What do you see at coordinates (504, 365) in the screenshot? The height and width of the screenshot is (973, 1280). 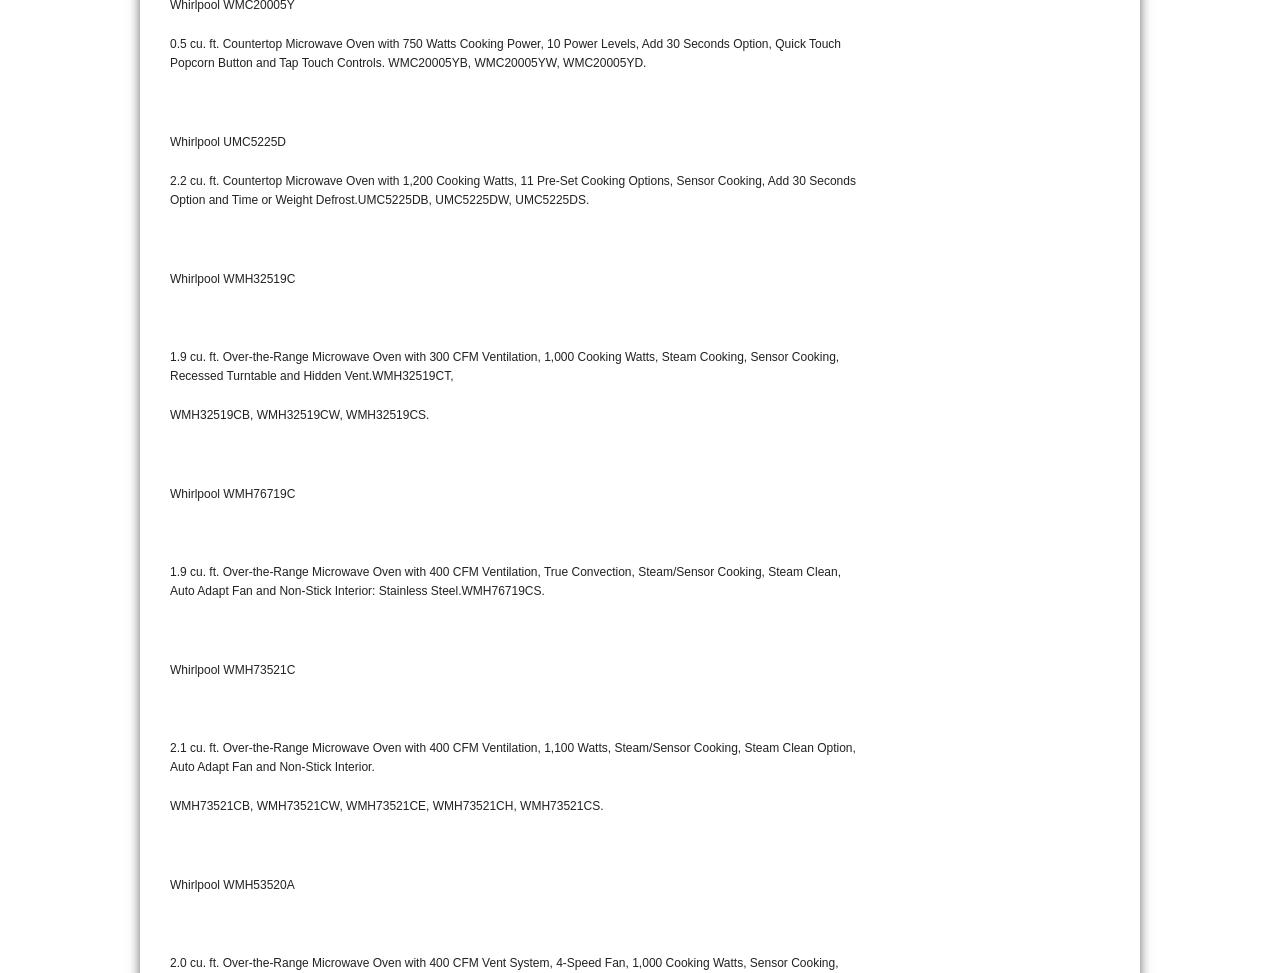 I see `'1.9 cu. ft. Over-the-Range Microwave Oven with 300 CFM Ventilation, 1,000 Cooking Watts, Steam Cooking, Sensor Cooking, Recessed Turntable and Hidden Vent.WMH32519CT,'` at bounding box center [504, 365].